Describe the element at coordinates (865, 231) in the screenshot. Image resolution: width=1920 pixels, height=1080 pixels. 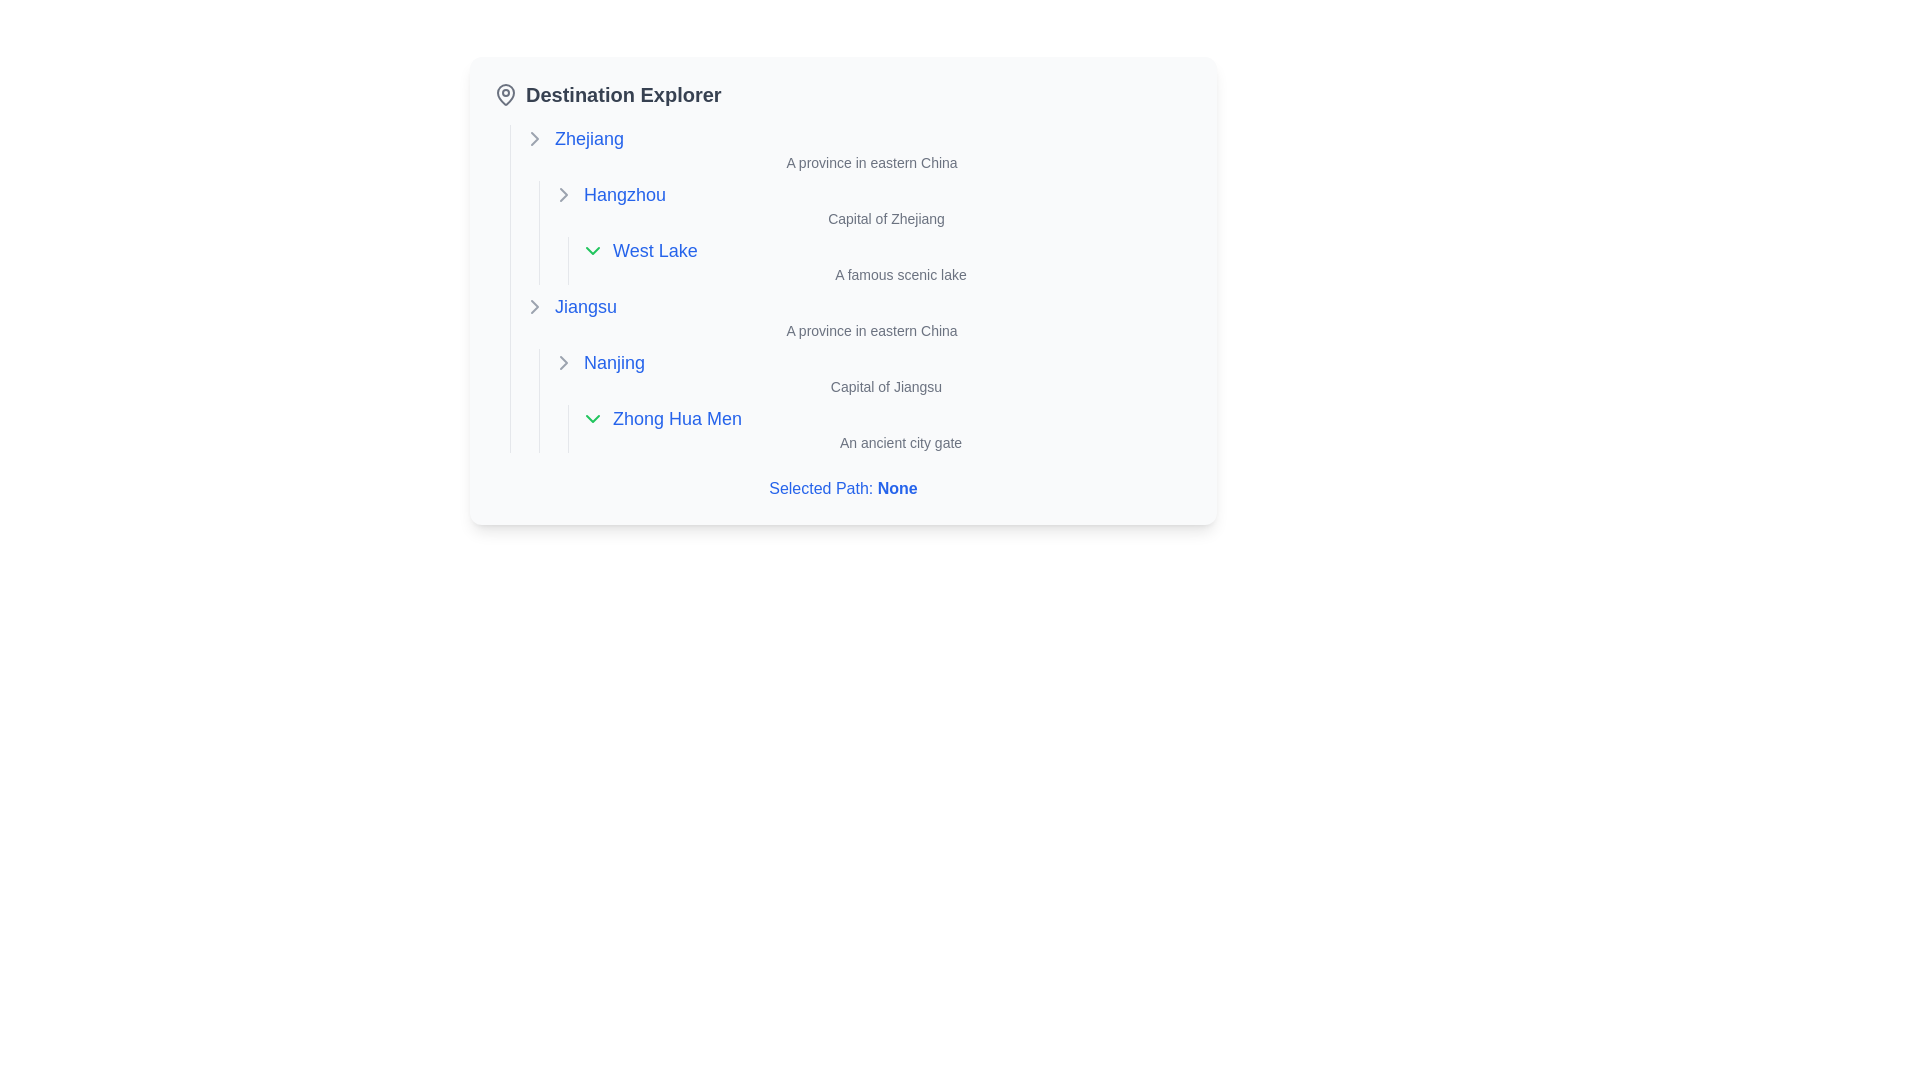
I see `descriptive information text block about 'Hangzhou', which is located below the clickable label for 'Hangzhou' and above the description of 'West Lake'` at that location.